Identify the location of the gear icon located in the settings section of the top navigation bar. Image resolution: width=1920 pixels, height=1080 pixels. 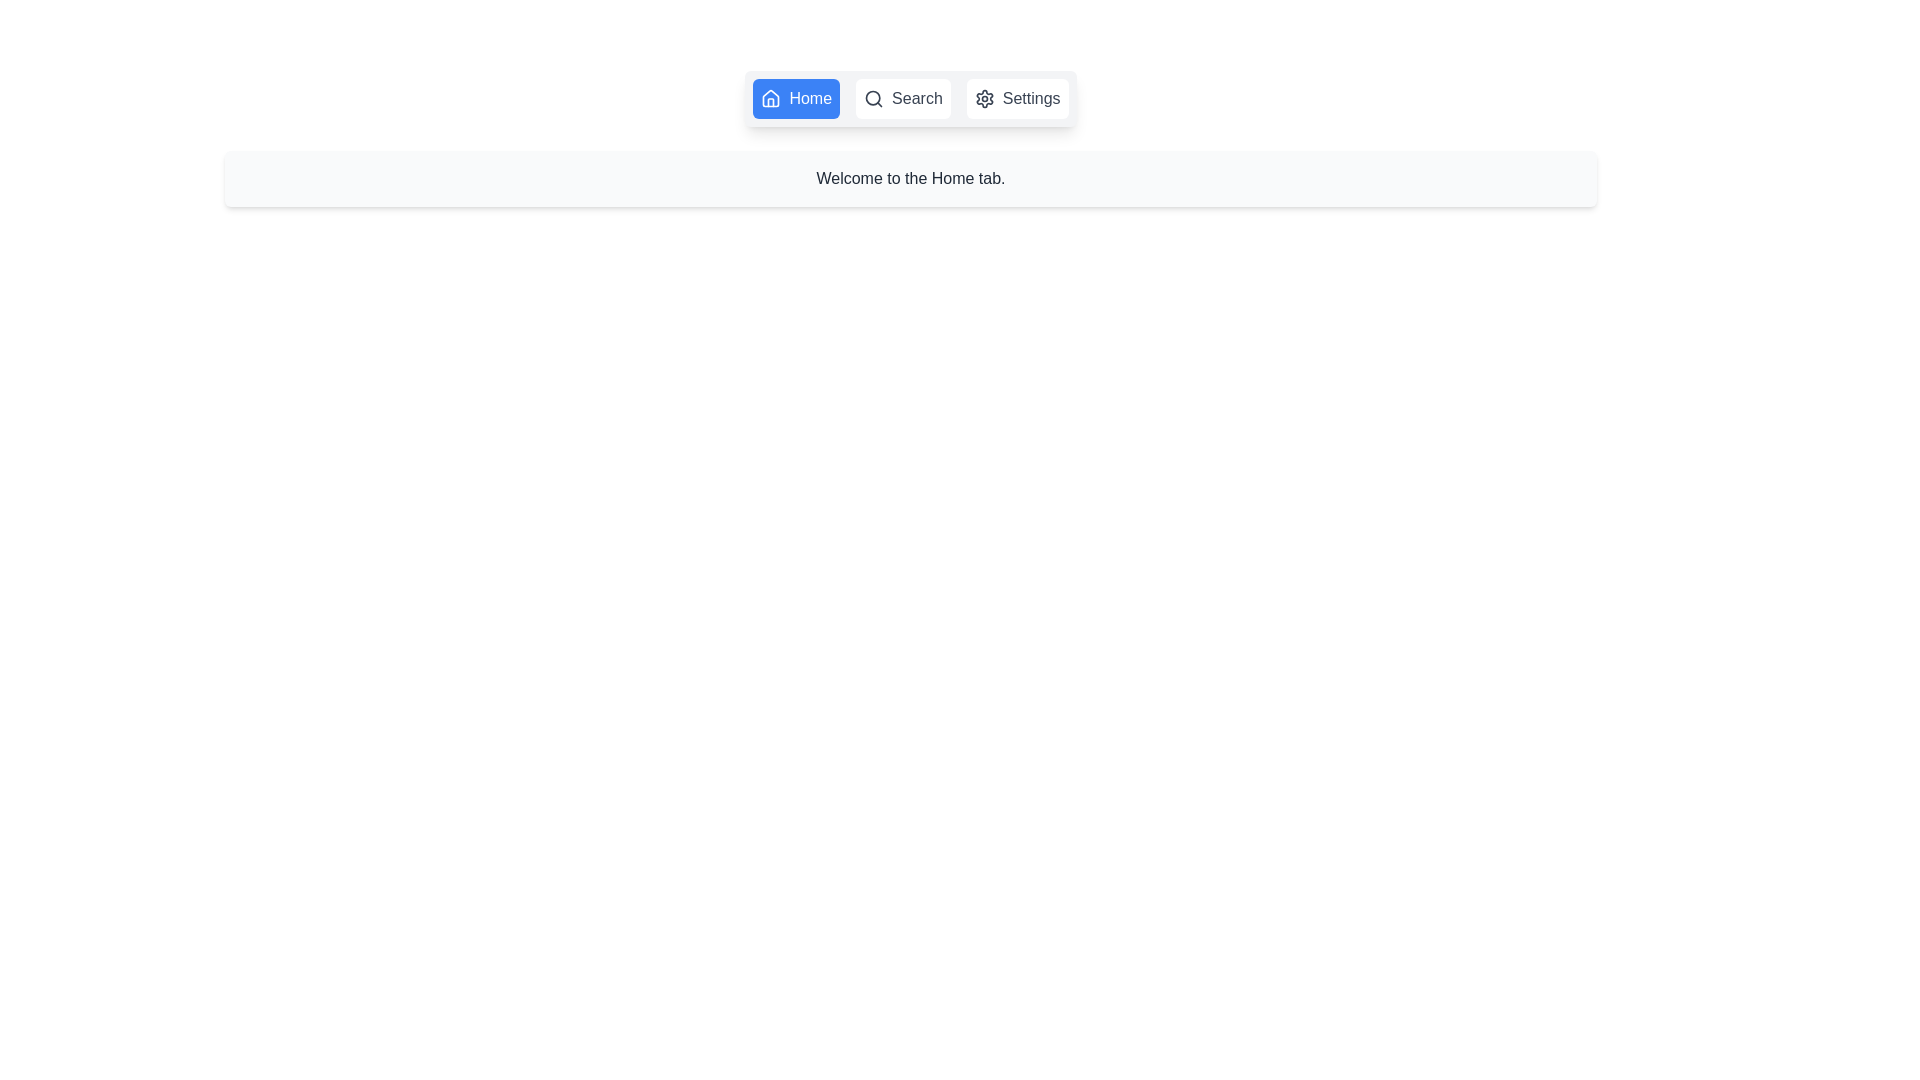
(984, 99).